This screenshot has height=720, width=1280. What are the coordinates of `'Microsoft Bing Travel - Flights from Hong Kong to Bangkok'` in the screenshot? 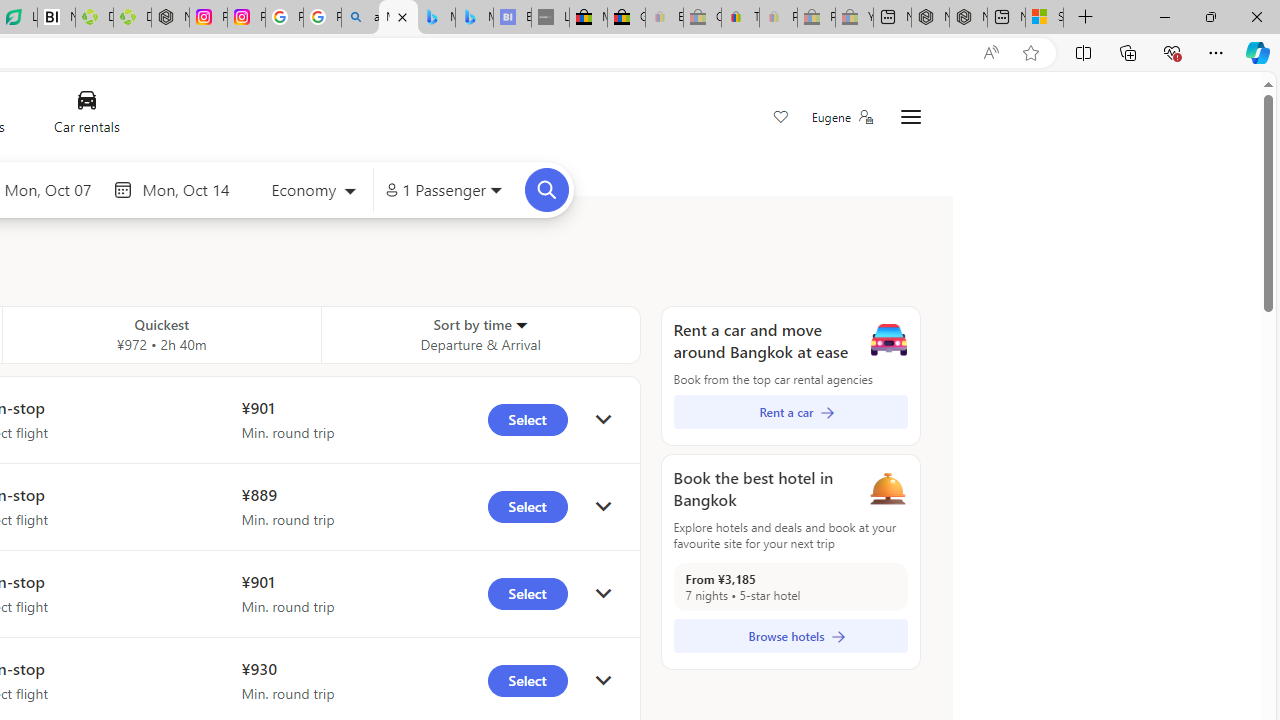 It's located at (398, 17).